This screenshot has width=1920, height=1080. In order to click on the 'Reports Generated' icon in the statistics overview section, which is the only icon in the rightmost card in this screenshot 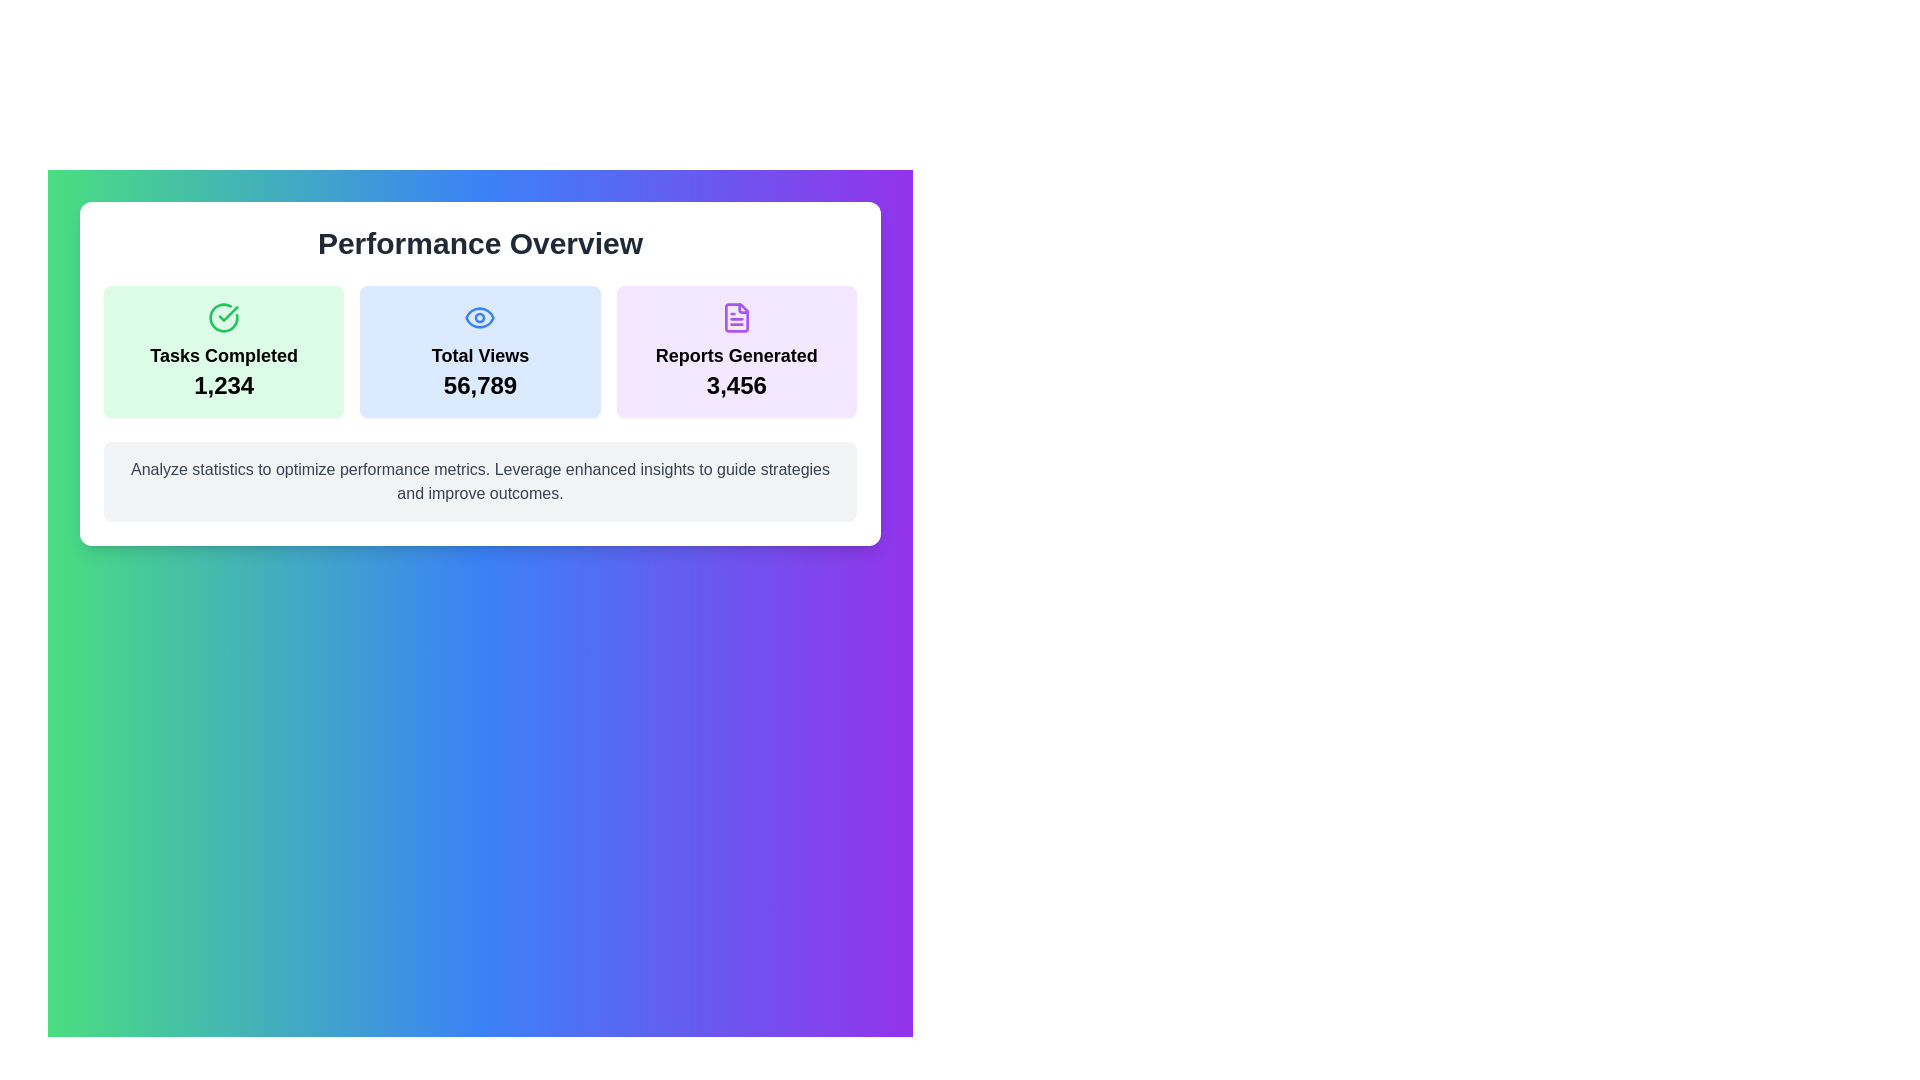, I will do `click(735, 316)`.